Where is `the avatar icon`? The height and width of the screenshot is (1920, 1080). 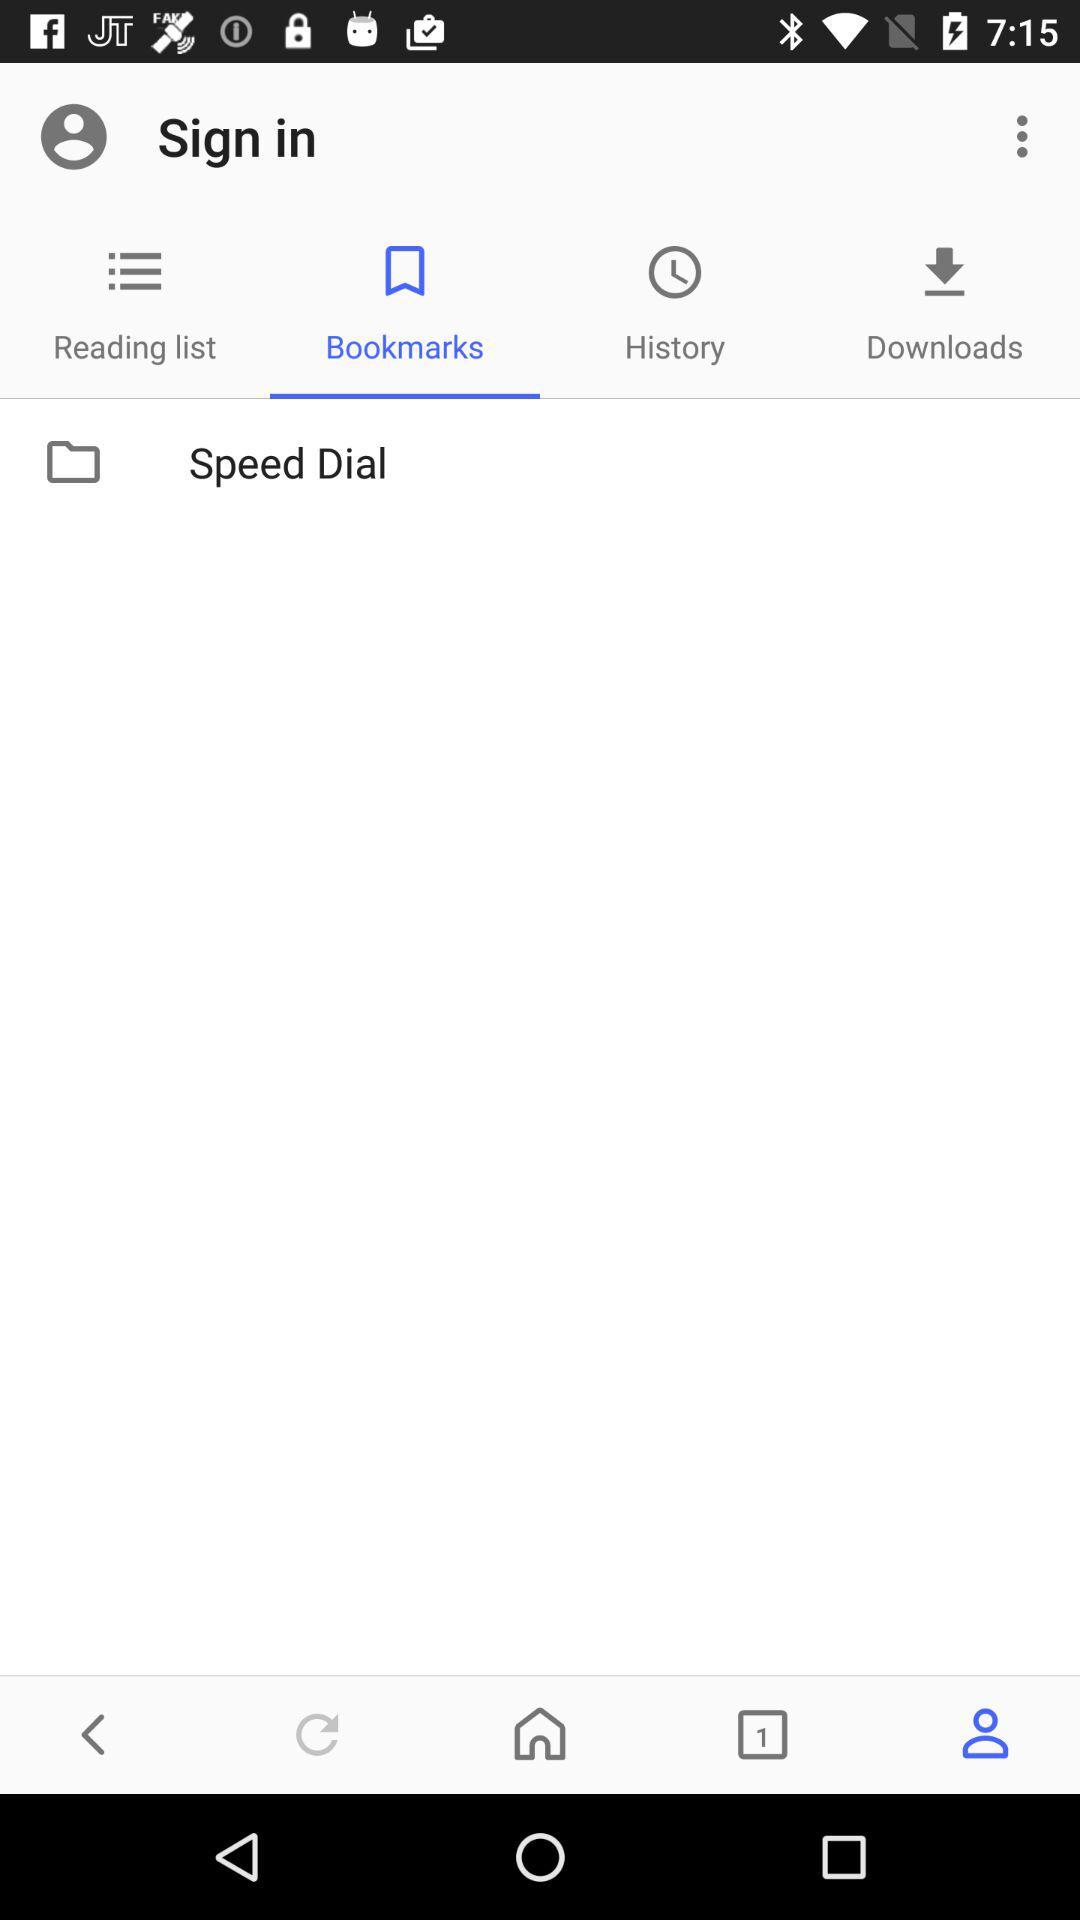
the avatar icon is located at coordinates (984, 1733).